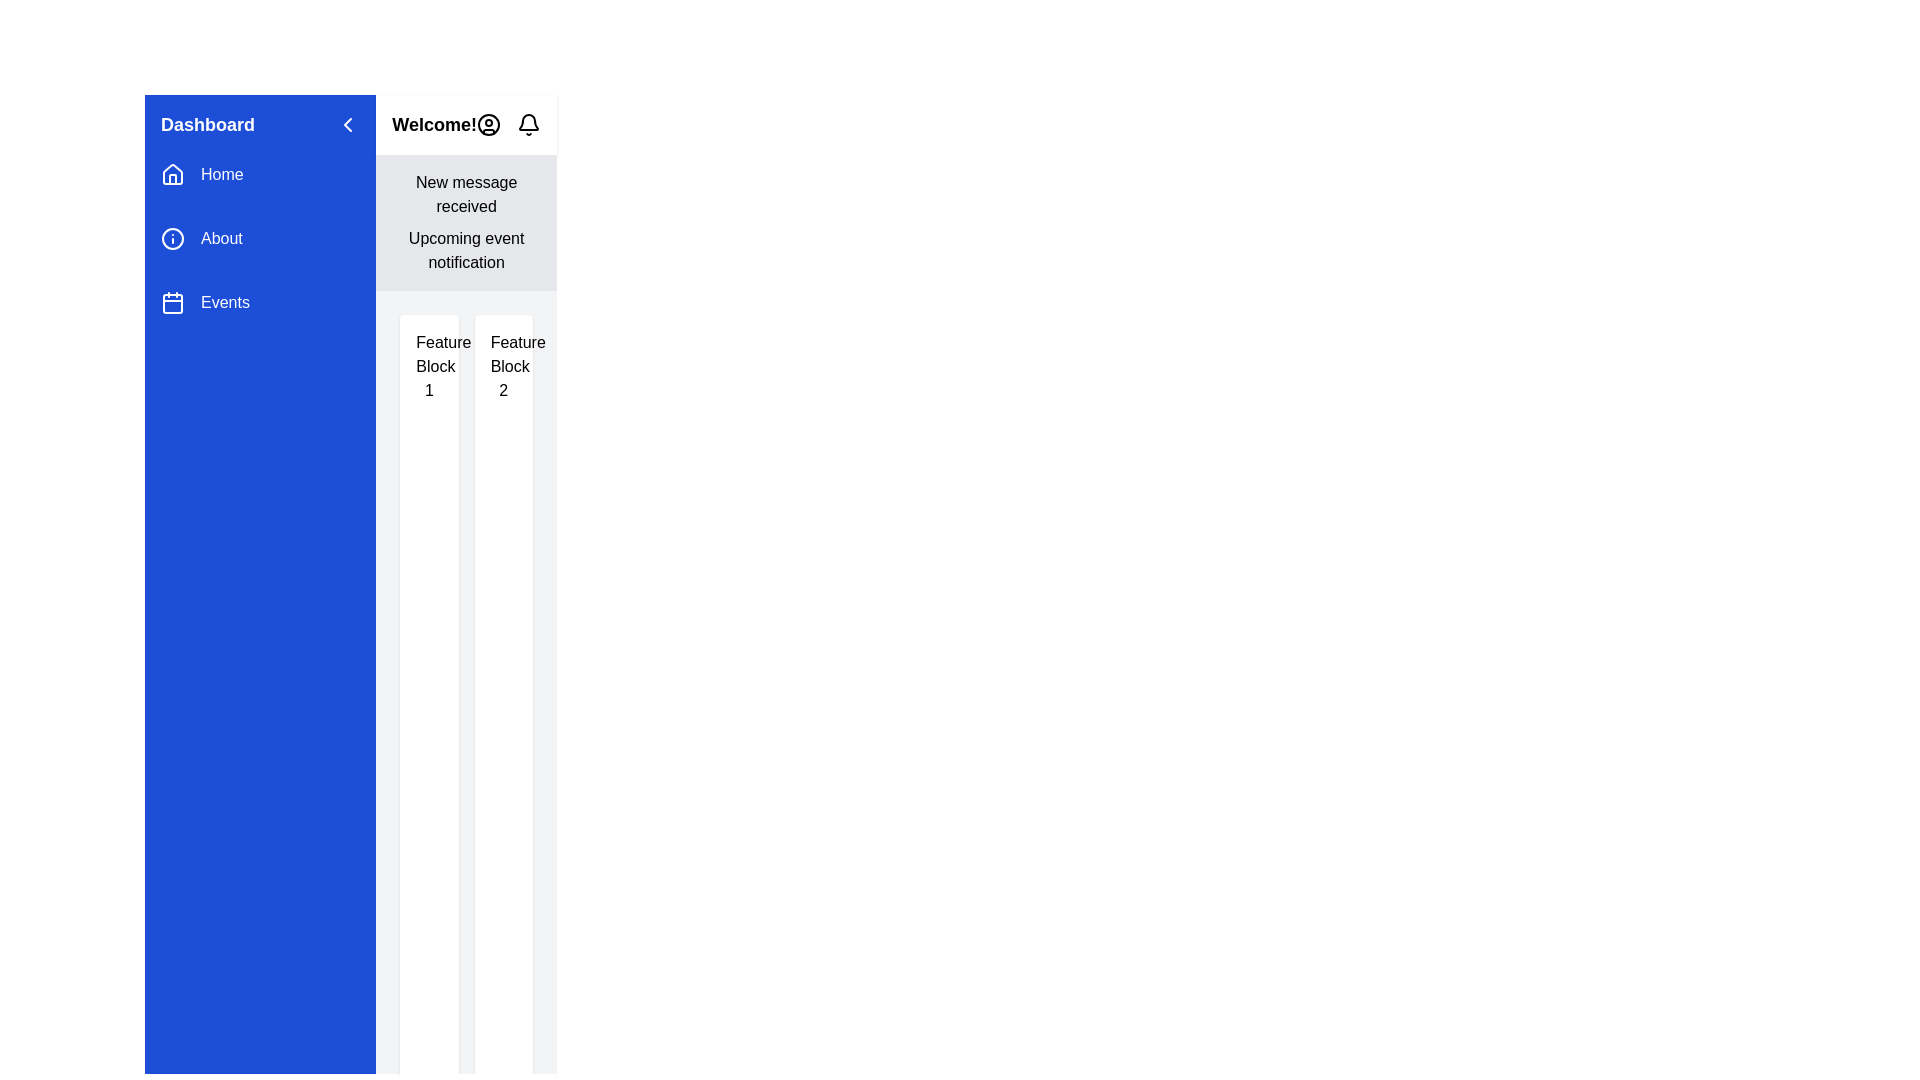  What do you see at coordinates (465, 223) in the screenshot?
I see `the informational text block displaying 'New message received' and 'Upcoming event notification', which has a light gray background and is positioned between the title 'Welcome!' and 'Feature Block 1'` at bounding box center [465, 223].